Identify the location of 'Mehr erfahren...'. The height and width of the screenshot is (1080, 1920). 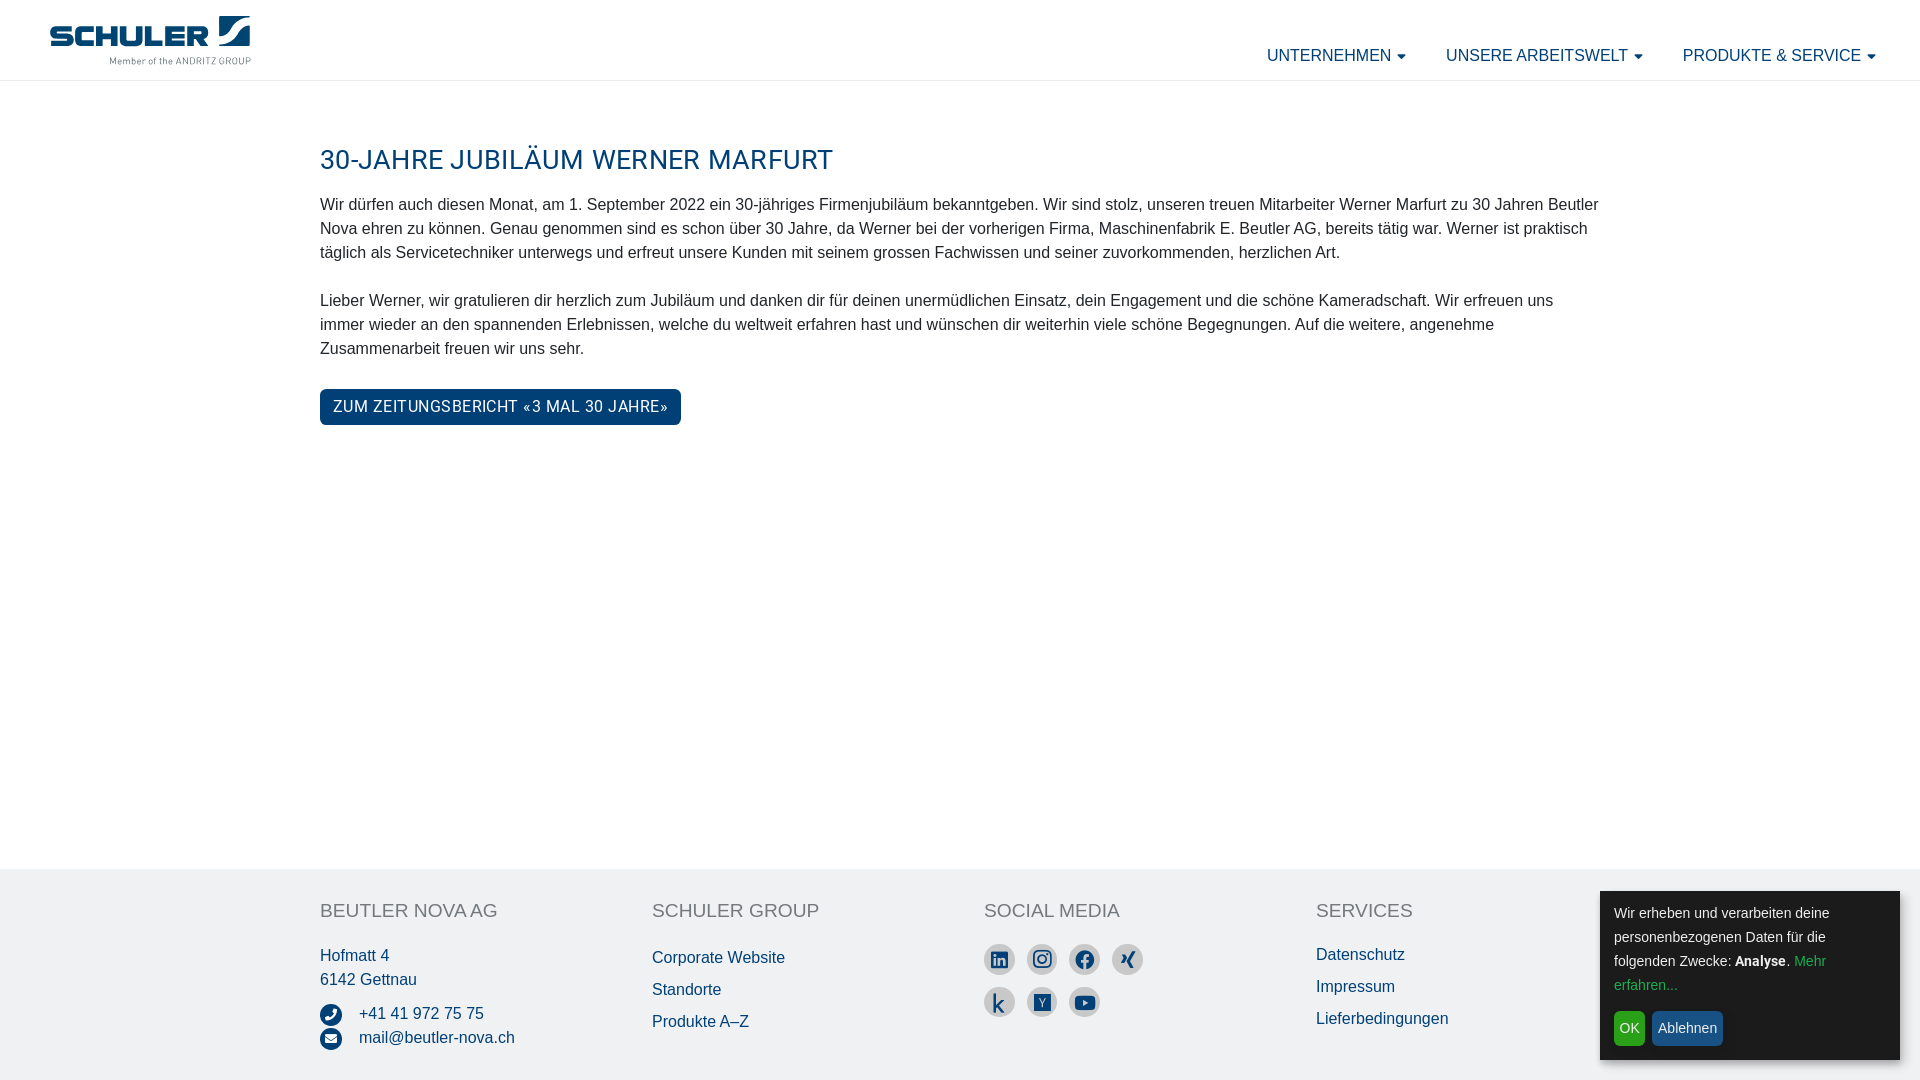
(1718, 971).